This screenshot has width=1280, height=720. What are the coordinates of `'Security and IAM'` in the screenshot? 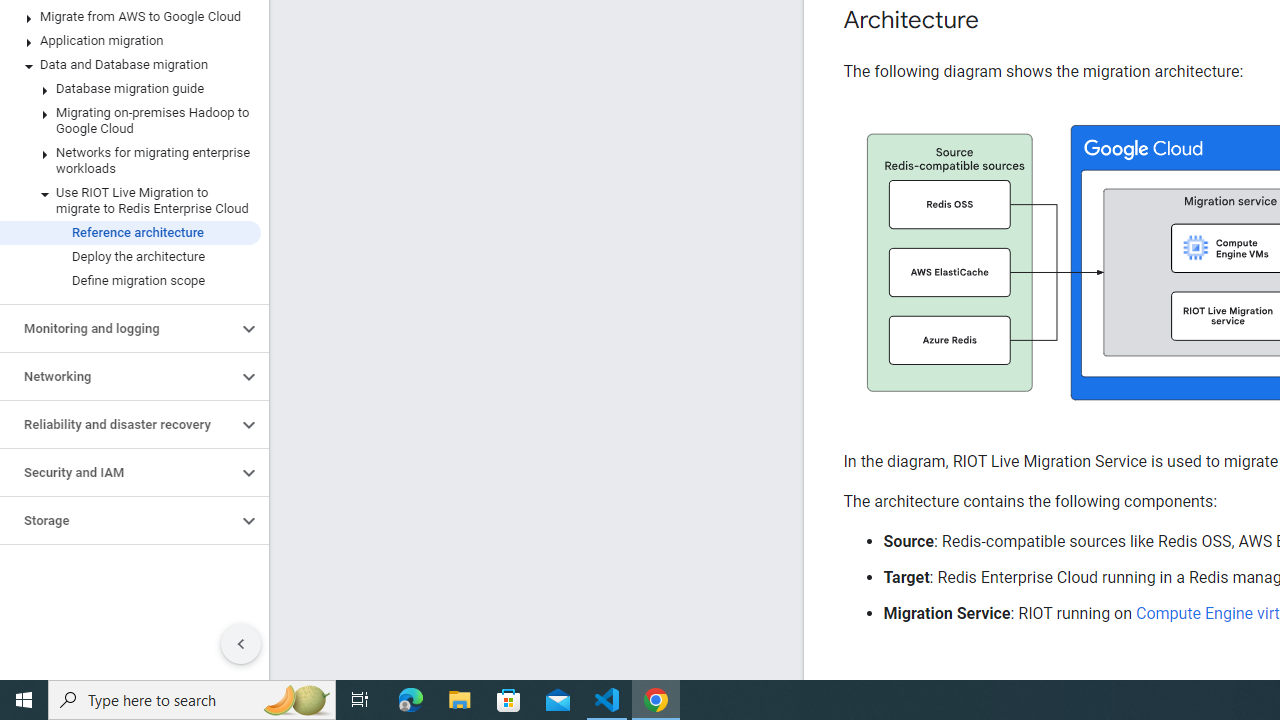 It's located at (117, 473).